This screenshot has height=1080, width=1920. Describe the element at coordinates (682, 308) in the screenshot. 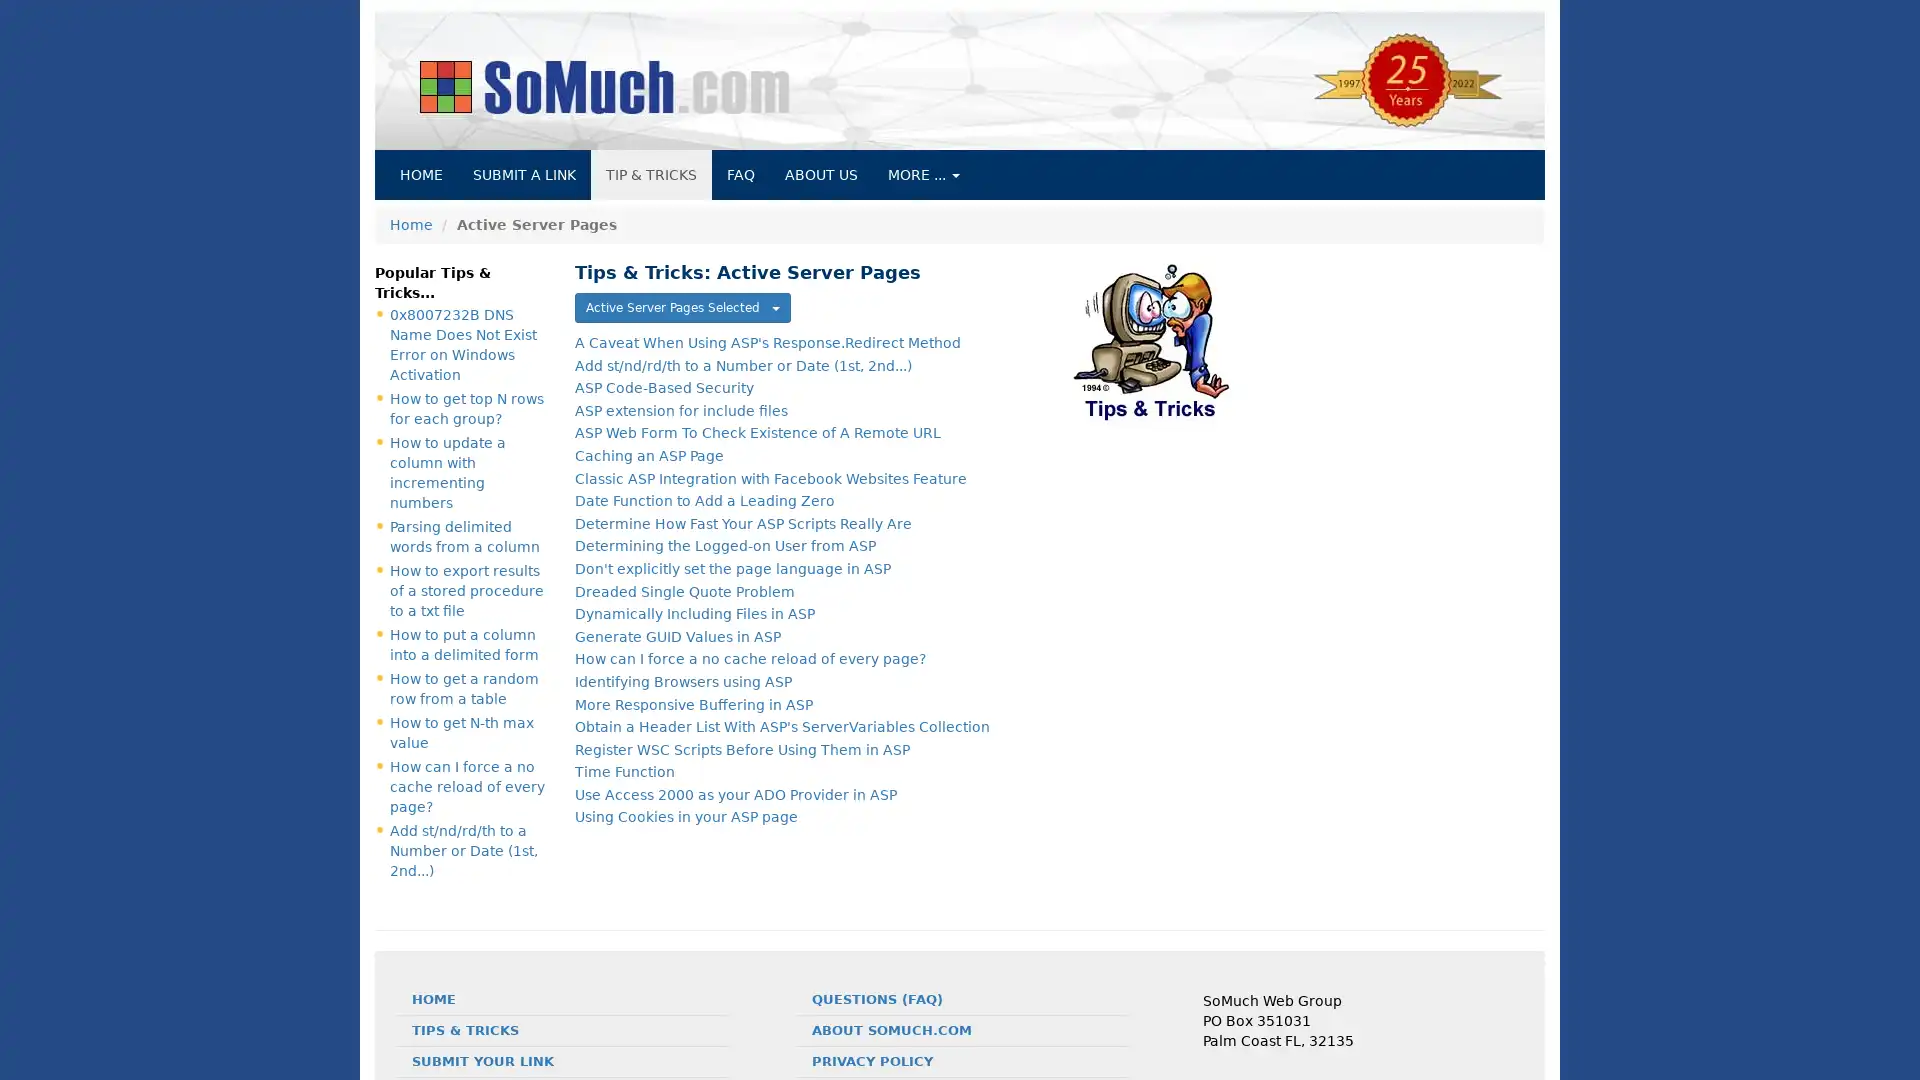

I see `Active Server Pages Selected` at that location.